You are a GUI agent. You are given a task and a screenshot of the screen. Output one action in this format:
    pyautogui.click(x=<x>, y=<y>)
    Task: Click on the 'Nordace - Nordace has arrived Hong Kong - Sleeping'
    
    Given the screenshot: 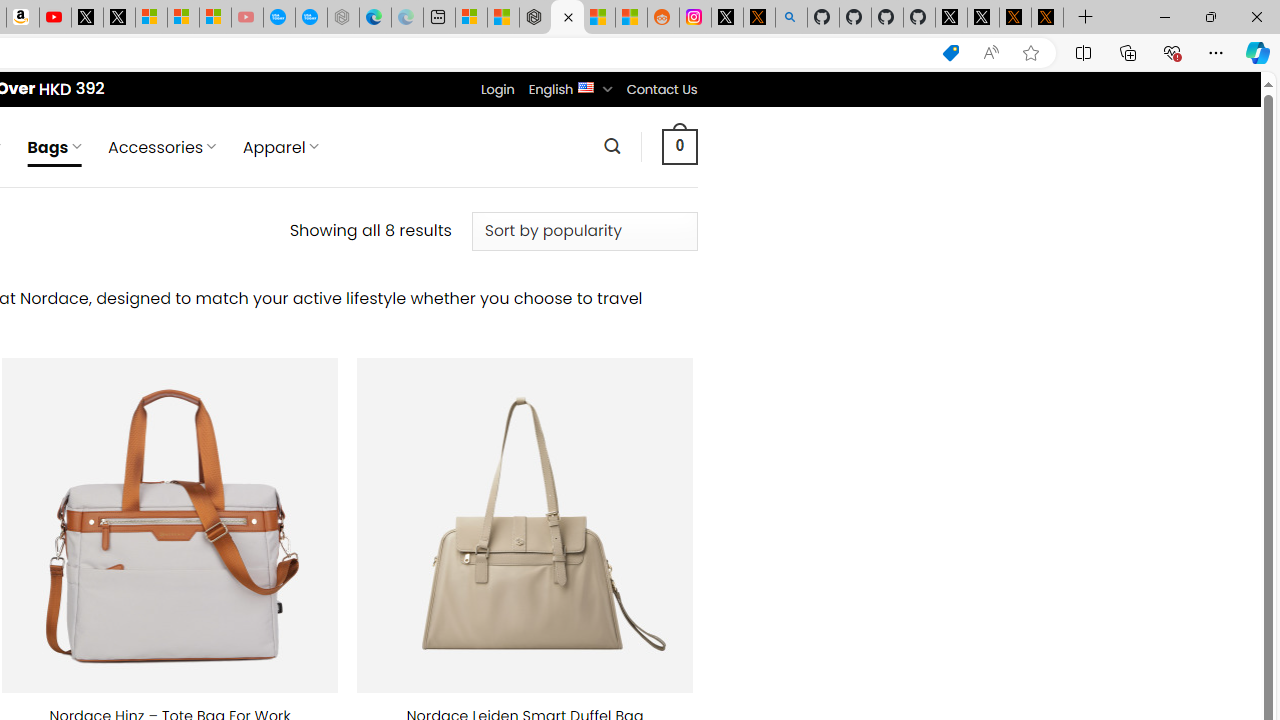 What is the action you would take?
    pyautogui.click(x=343, y=17)
    